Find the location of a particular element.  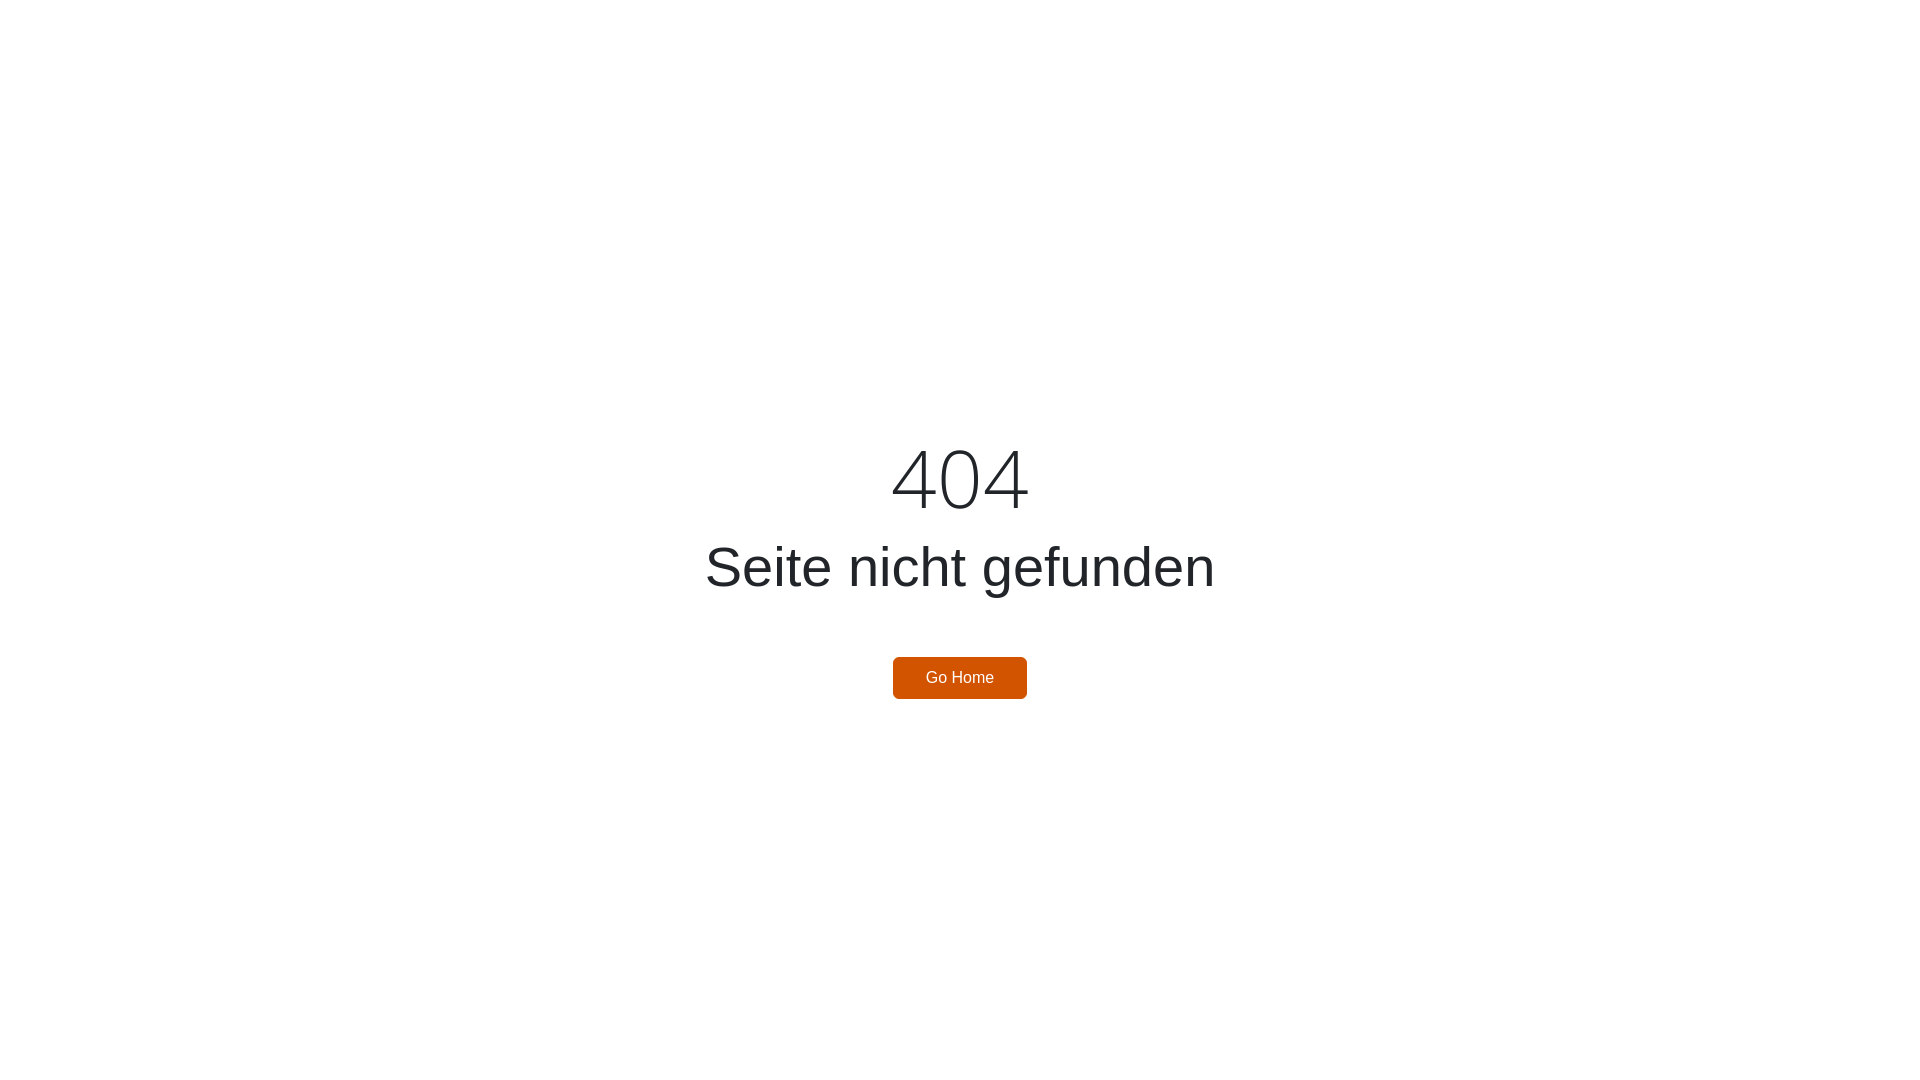

'Go Home' is located at coordinates (891, 677).